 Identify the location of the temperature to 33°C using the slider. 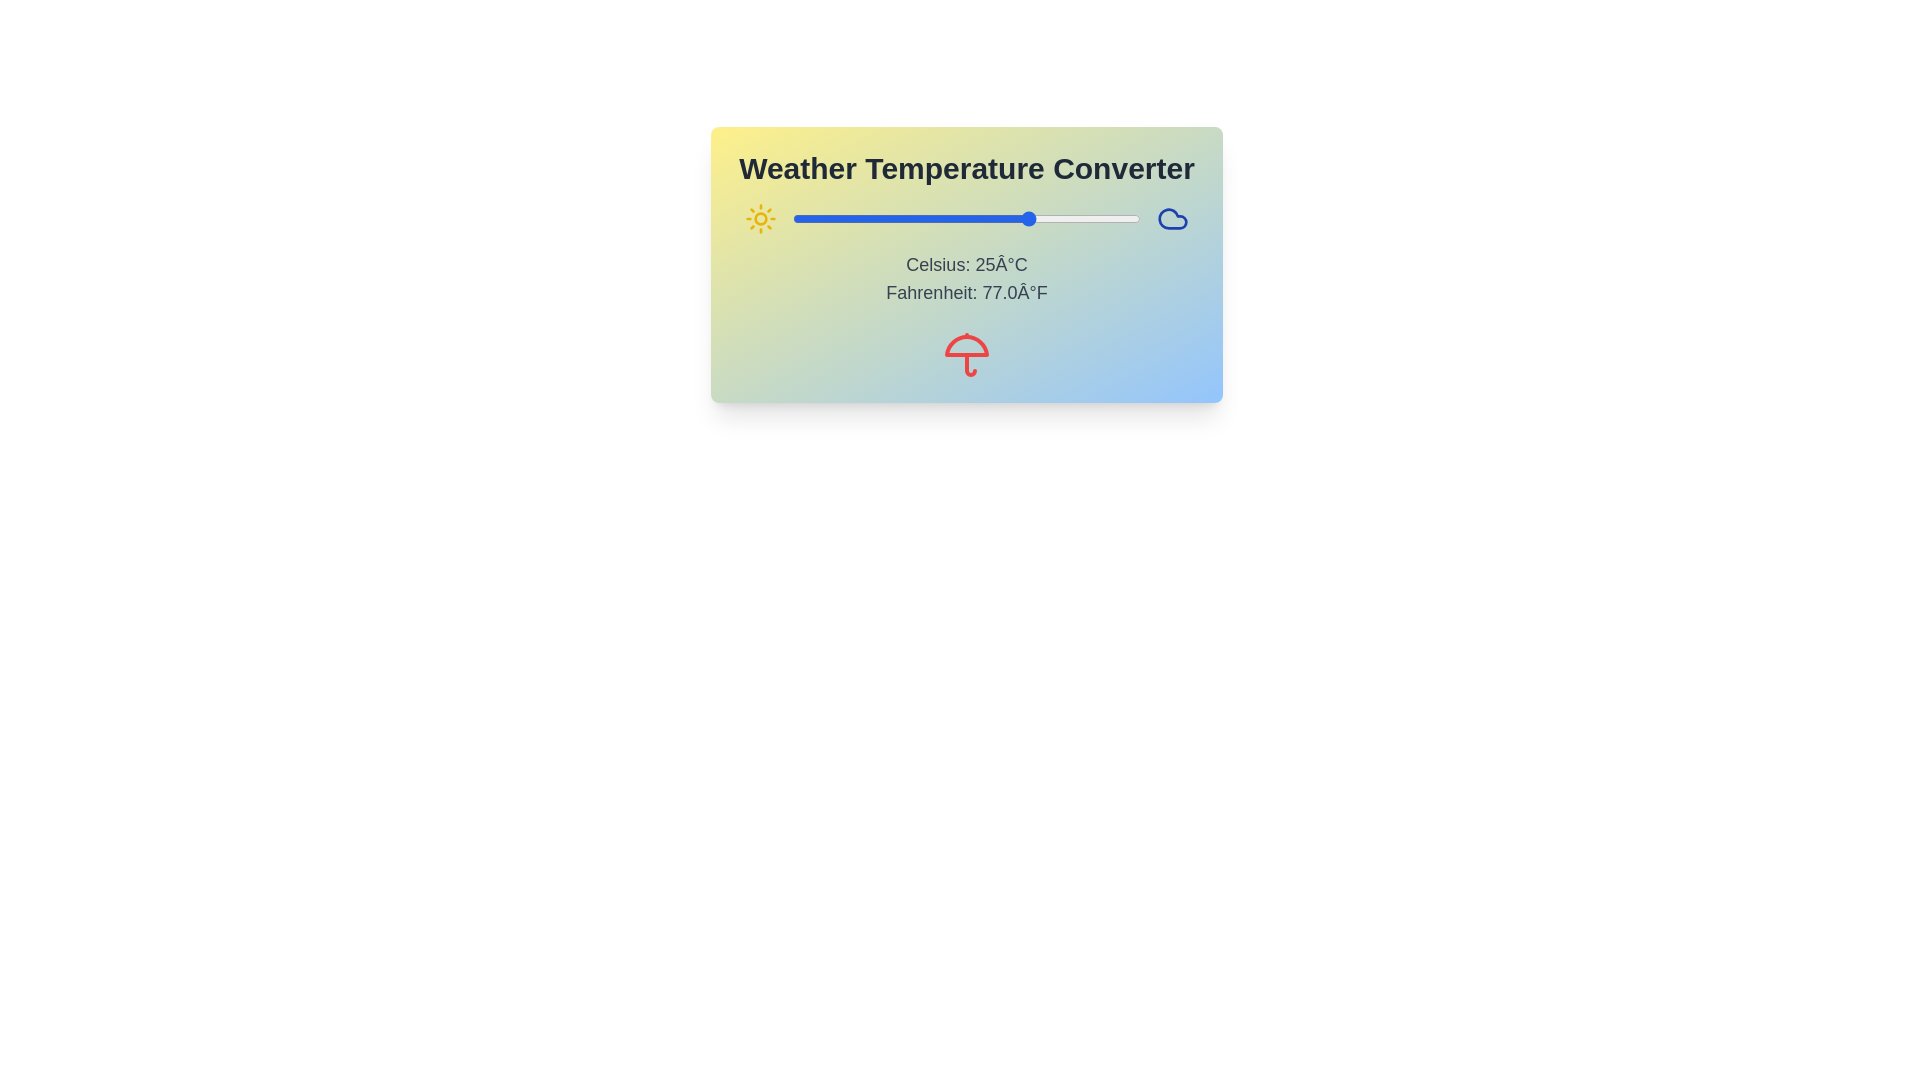
(1066, 219).